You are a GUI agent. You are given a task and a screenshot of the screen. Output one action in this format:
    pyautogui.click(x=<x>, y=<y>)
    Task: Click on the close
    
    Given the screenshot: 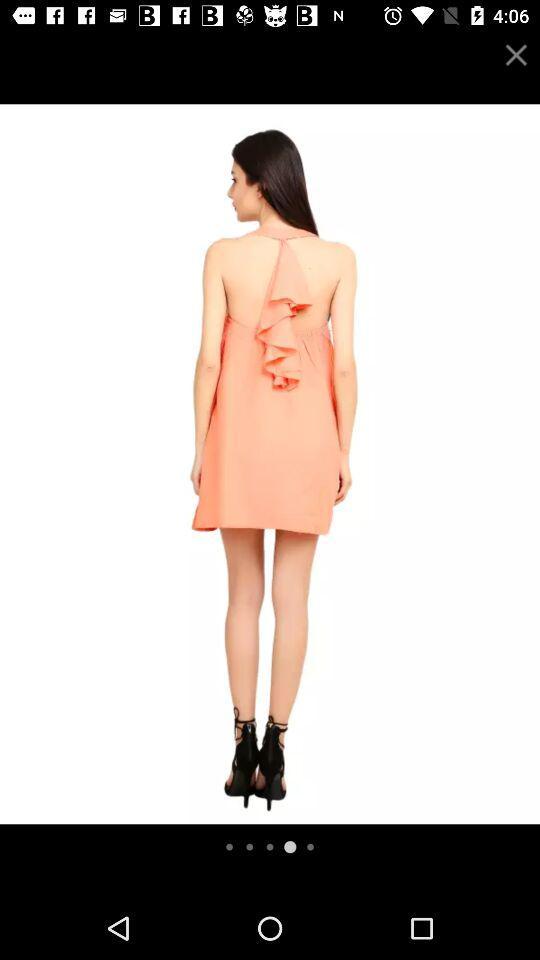 What is the action you would take?
    pyautogui.click(x=516, y=54)
    